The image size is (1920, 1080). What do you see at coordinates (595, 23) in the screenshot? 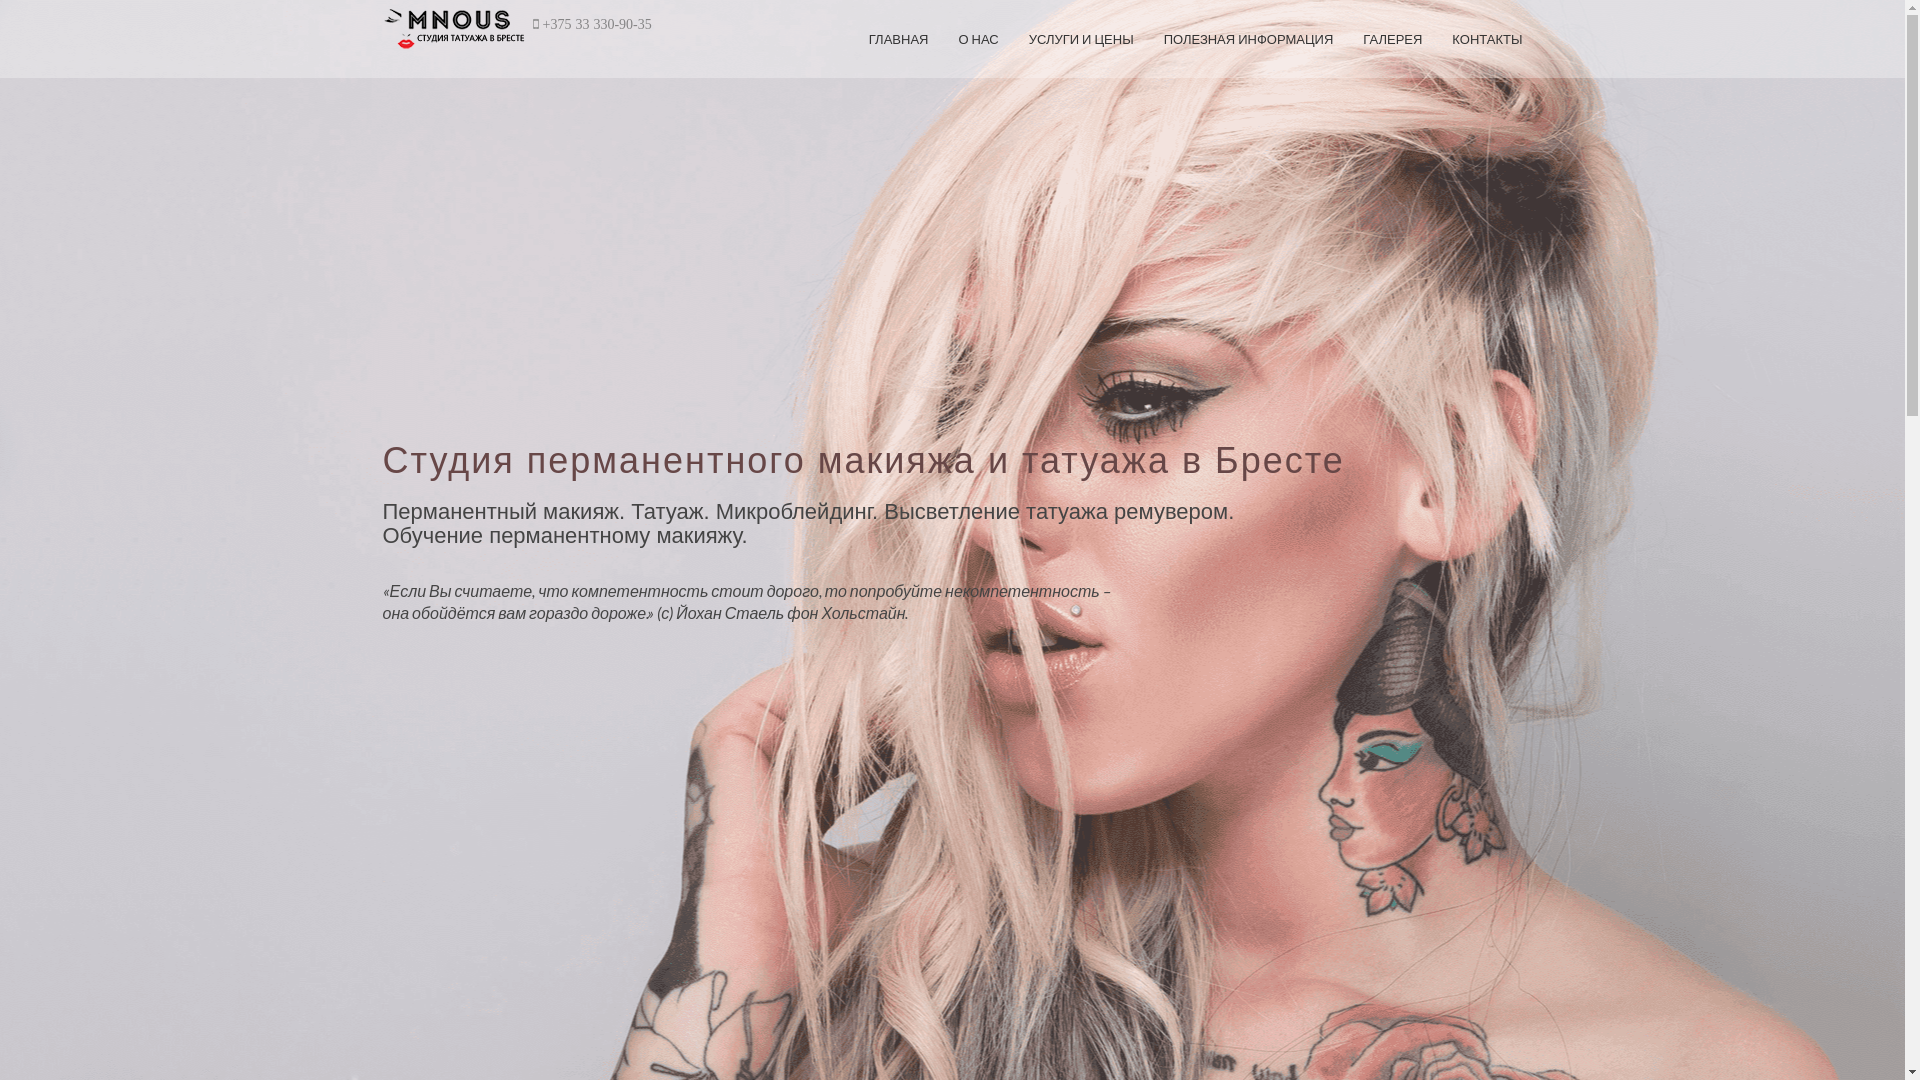
I see `'+375 33 330-90-35'` at bounding box center [595, 23].